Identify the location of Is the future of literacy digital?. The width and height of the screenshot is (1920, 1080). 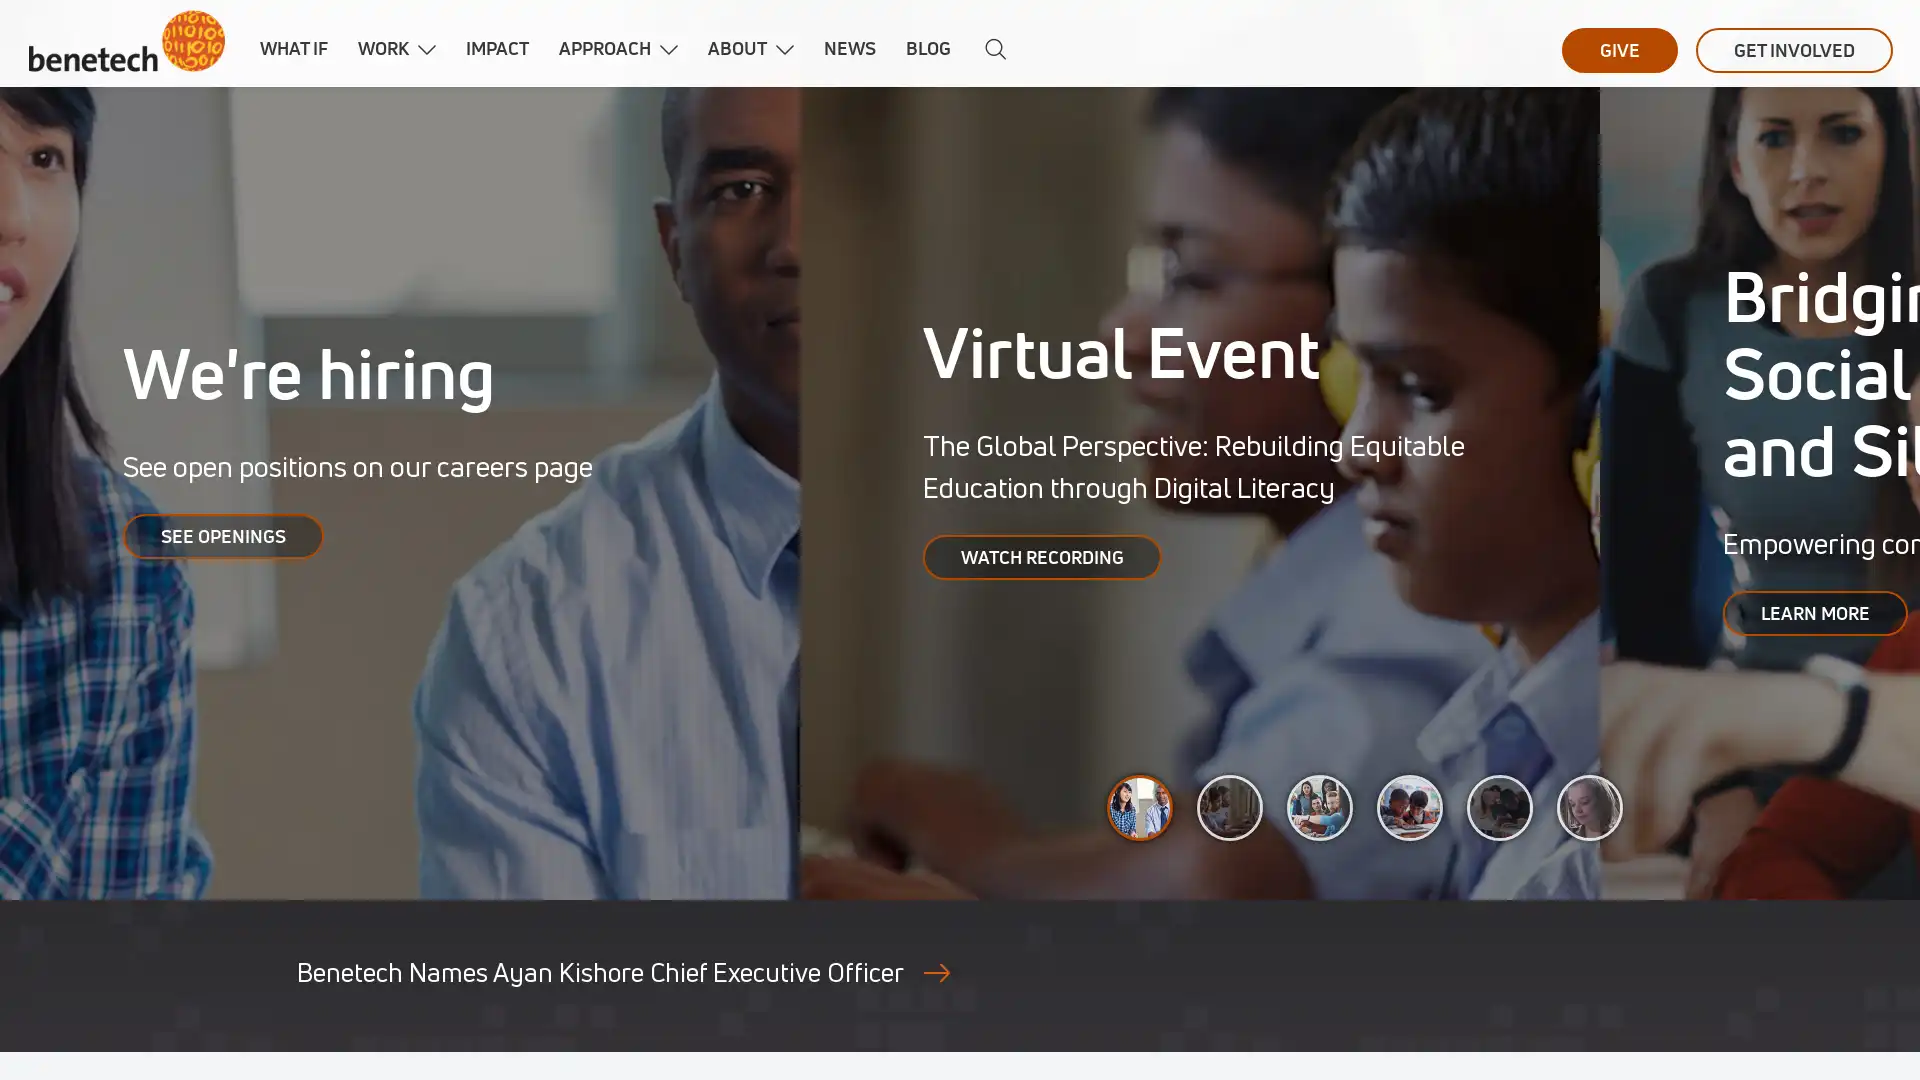
(1499, 806).